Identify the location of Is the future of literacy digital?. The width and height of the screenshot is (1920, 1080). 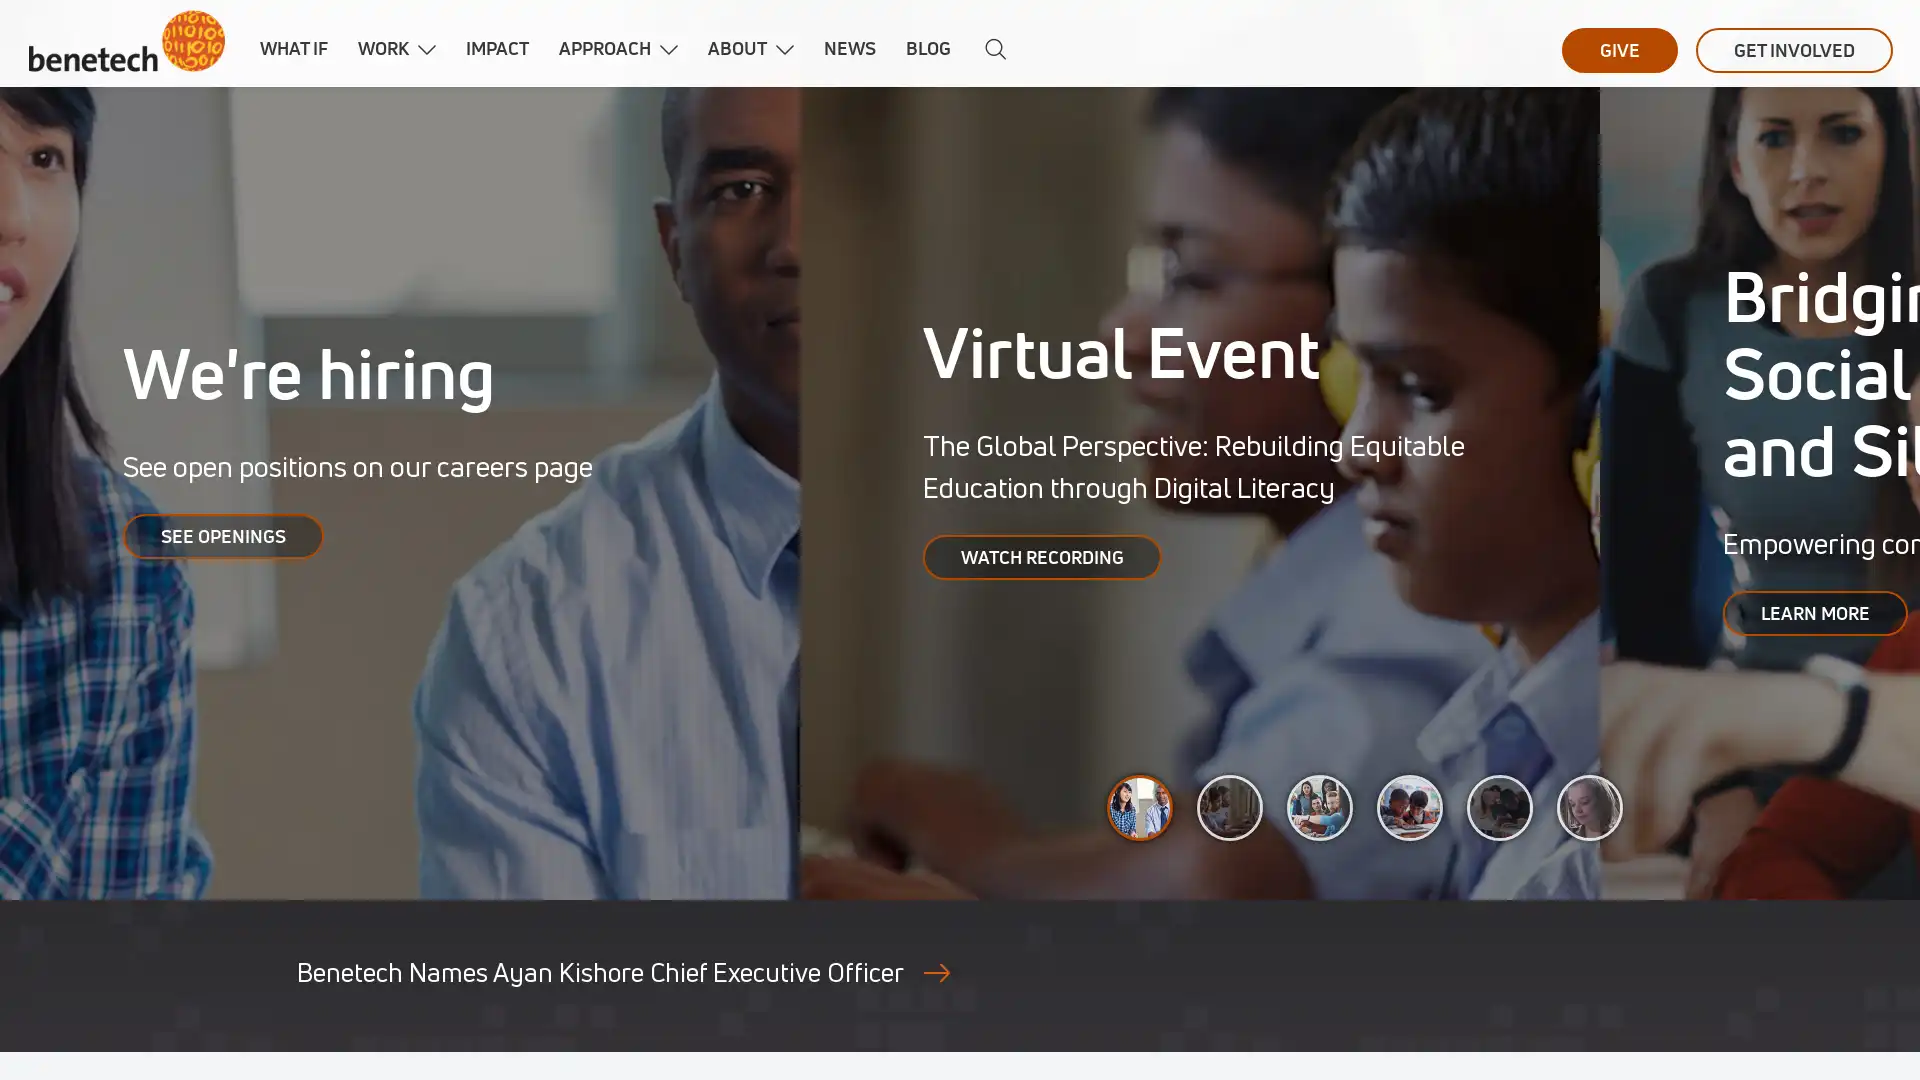
(1499, 806).